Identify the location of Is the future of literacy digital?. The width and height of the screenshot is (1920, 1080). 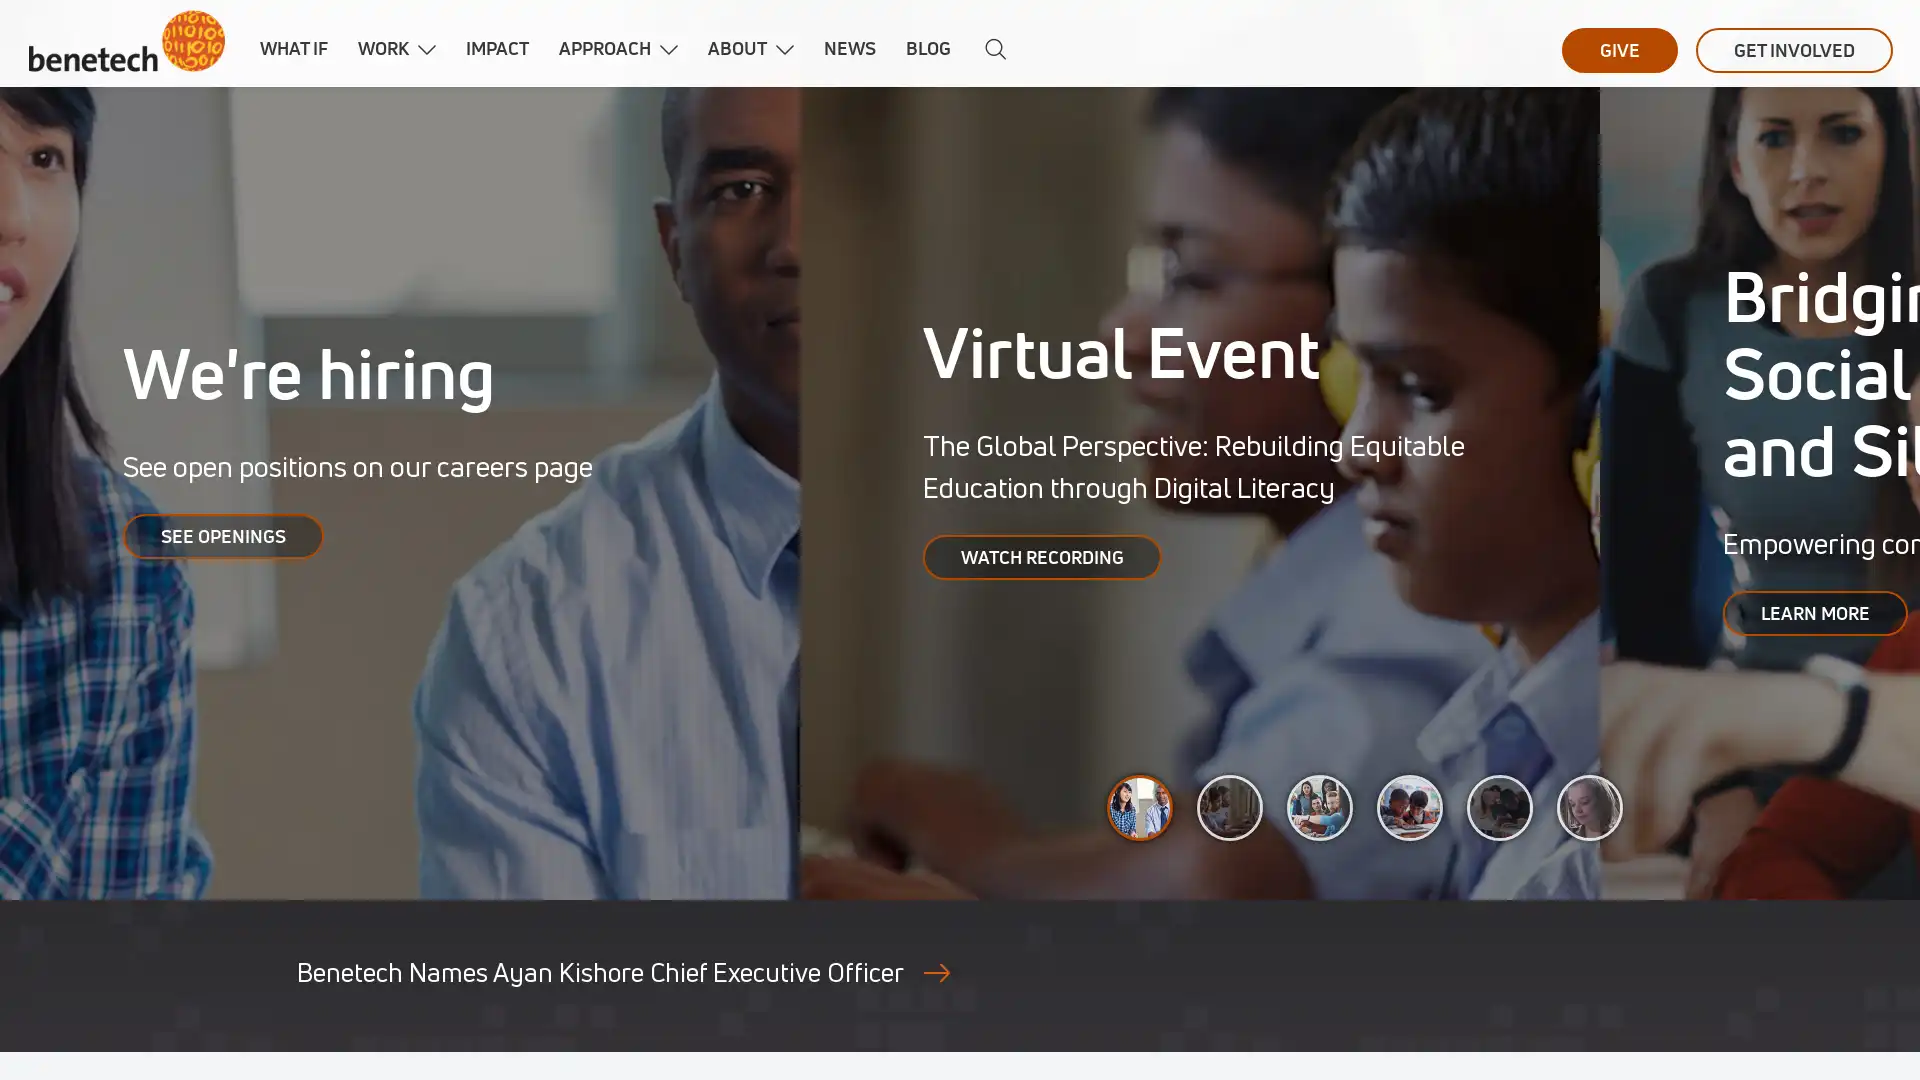
(1499, 806).